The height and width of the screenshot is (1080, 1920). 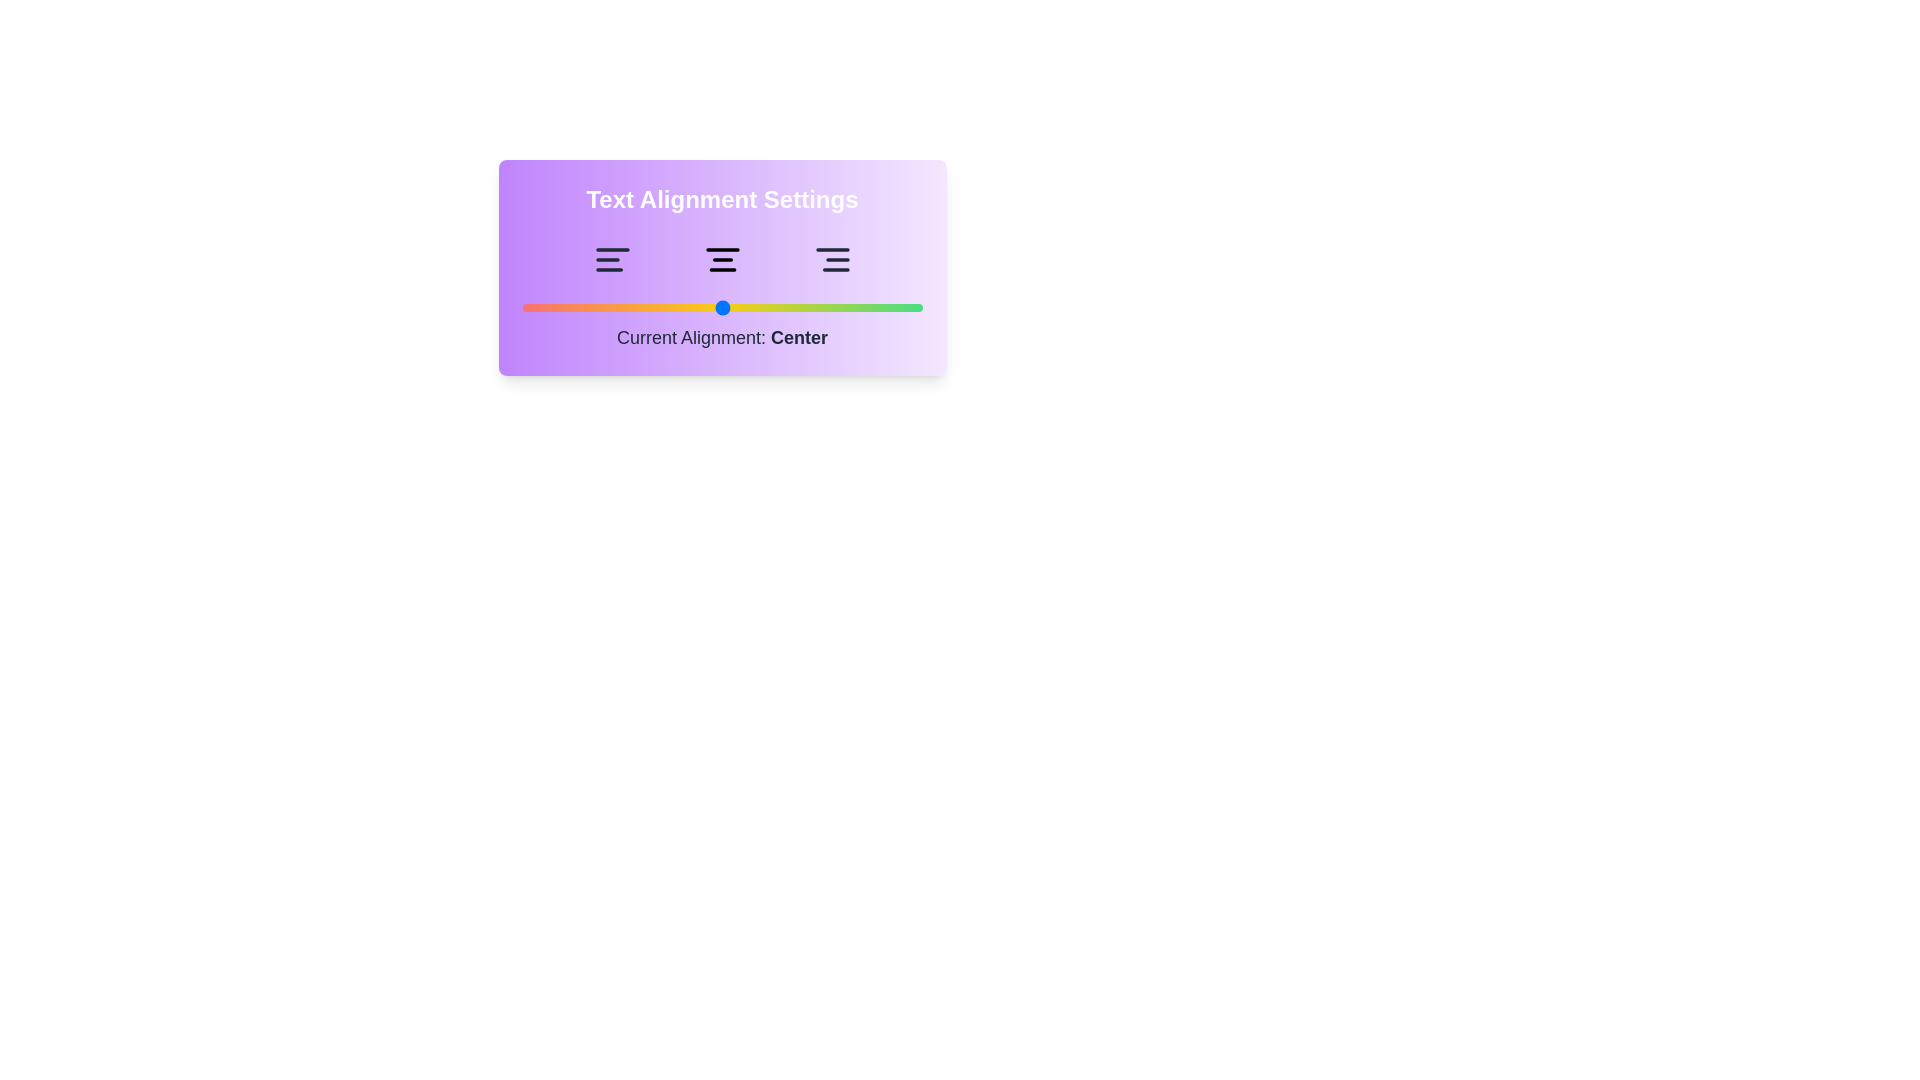 What do you see at coordinates (806, 308) in the screenshot?
I see `the alignment slider to 71 and observe the text indicator update` at bounding box center [806, 308].